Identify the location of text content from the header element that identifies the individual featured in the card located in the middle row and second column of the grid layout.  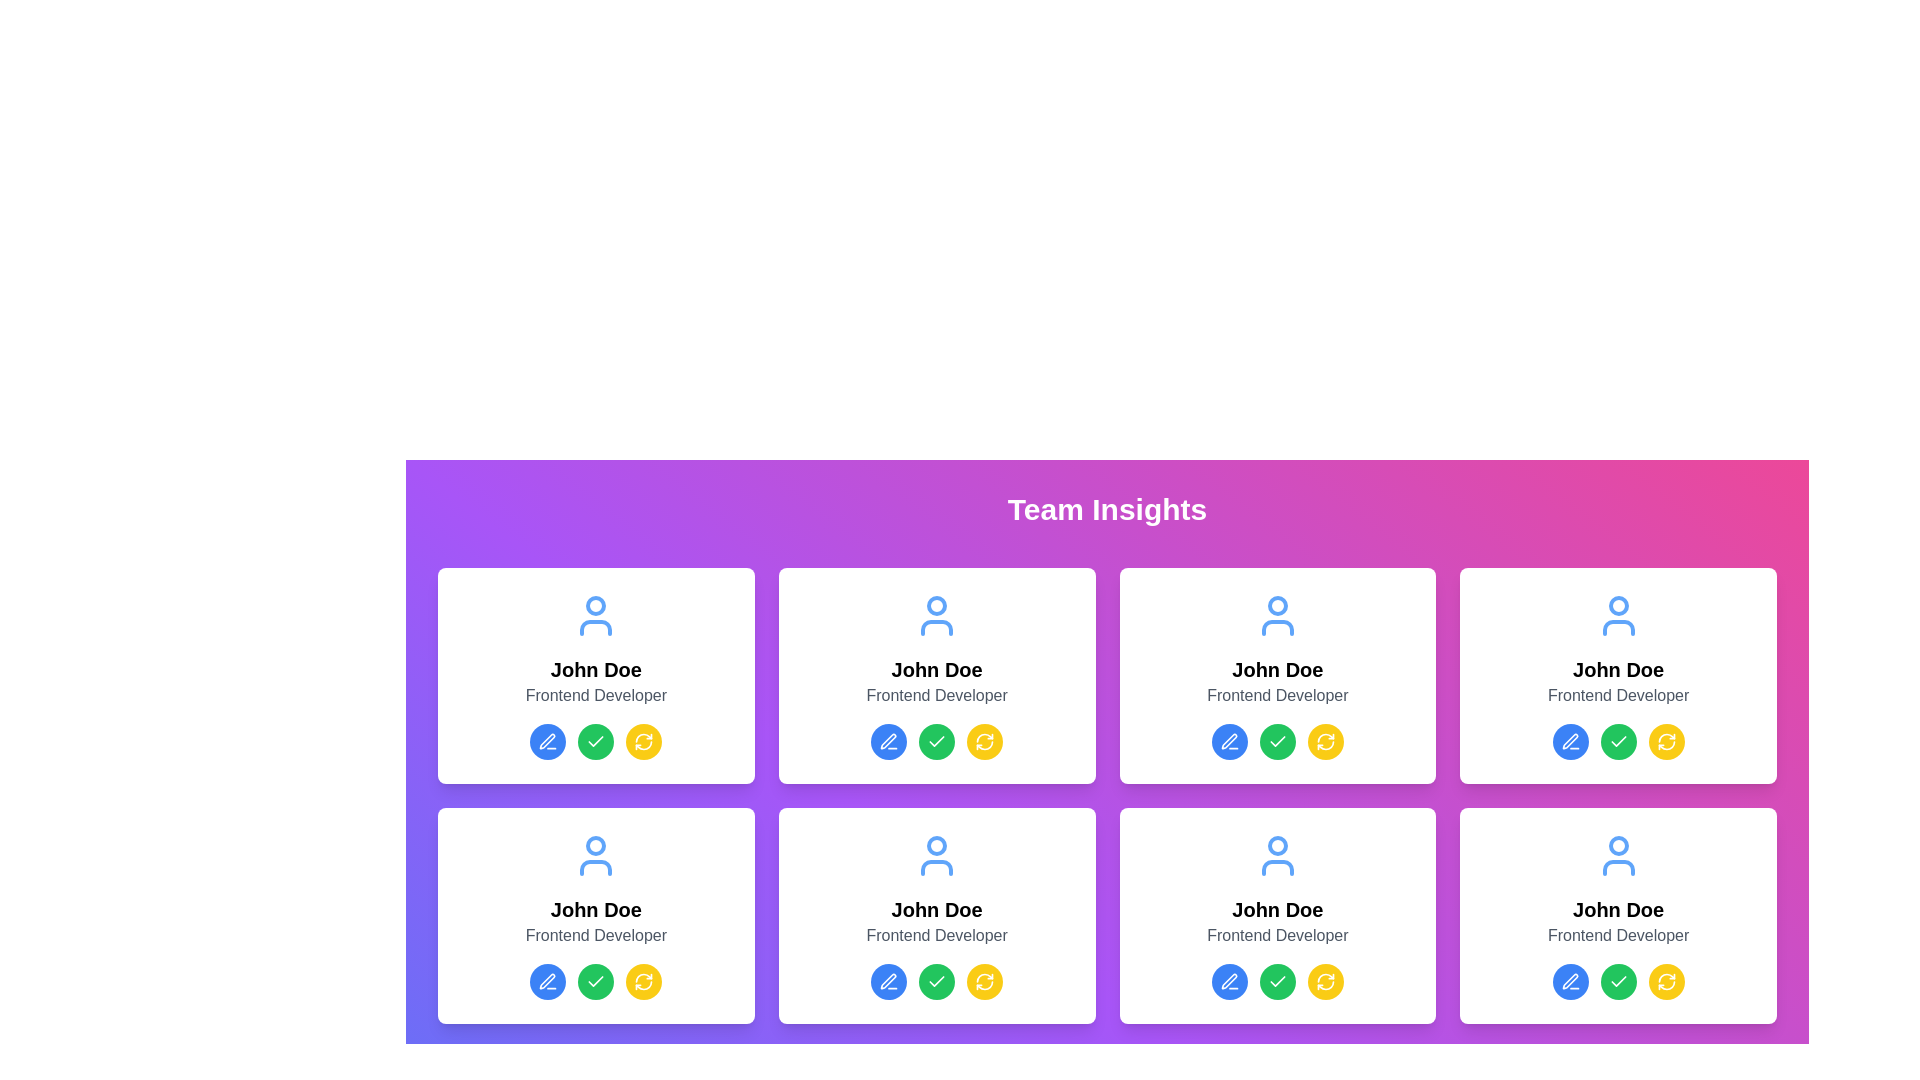
(1276, 670).